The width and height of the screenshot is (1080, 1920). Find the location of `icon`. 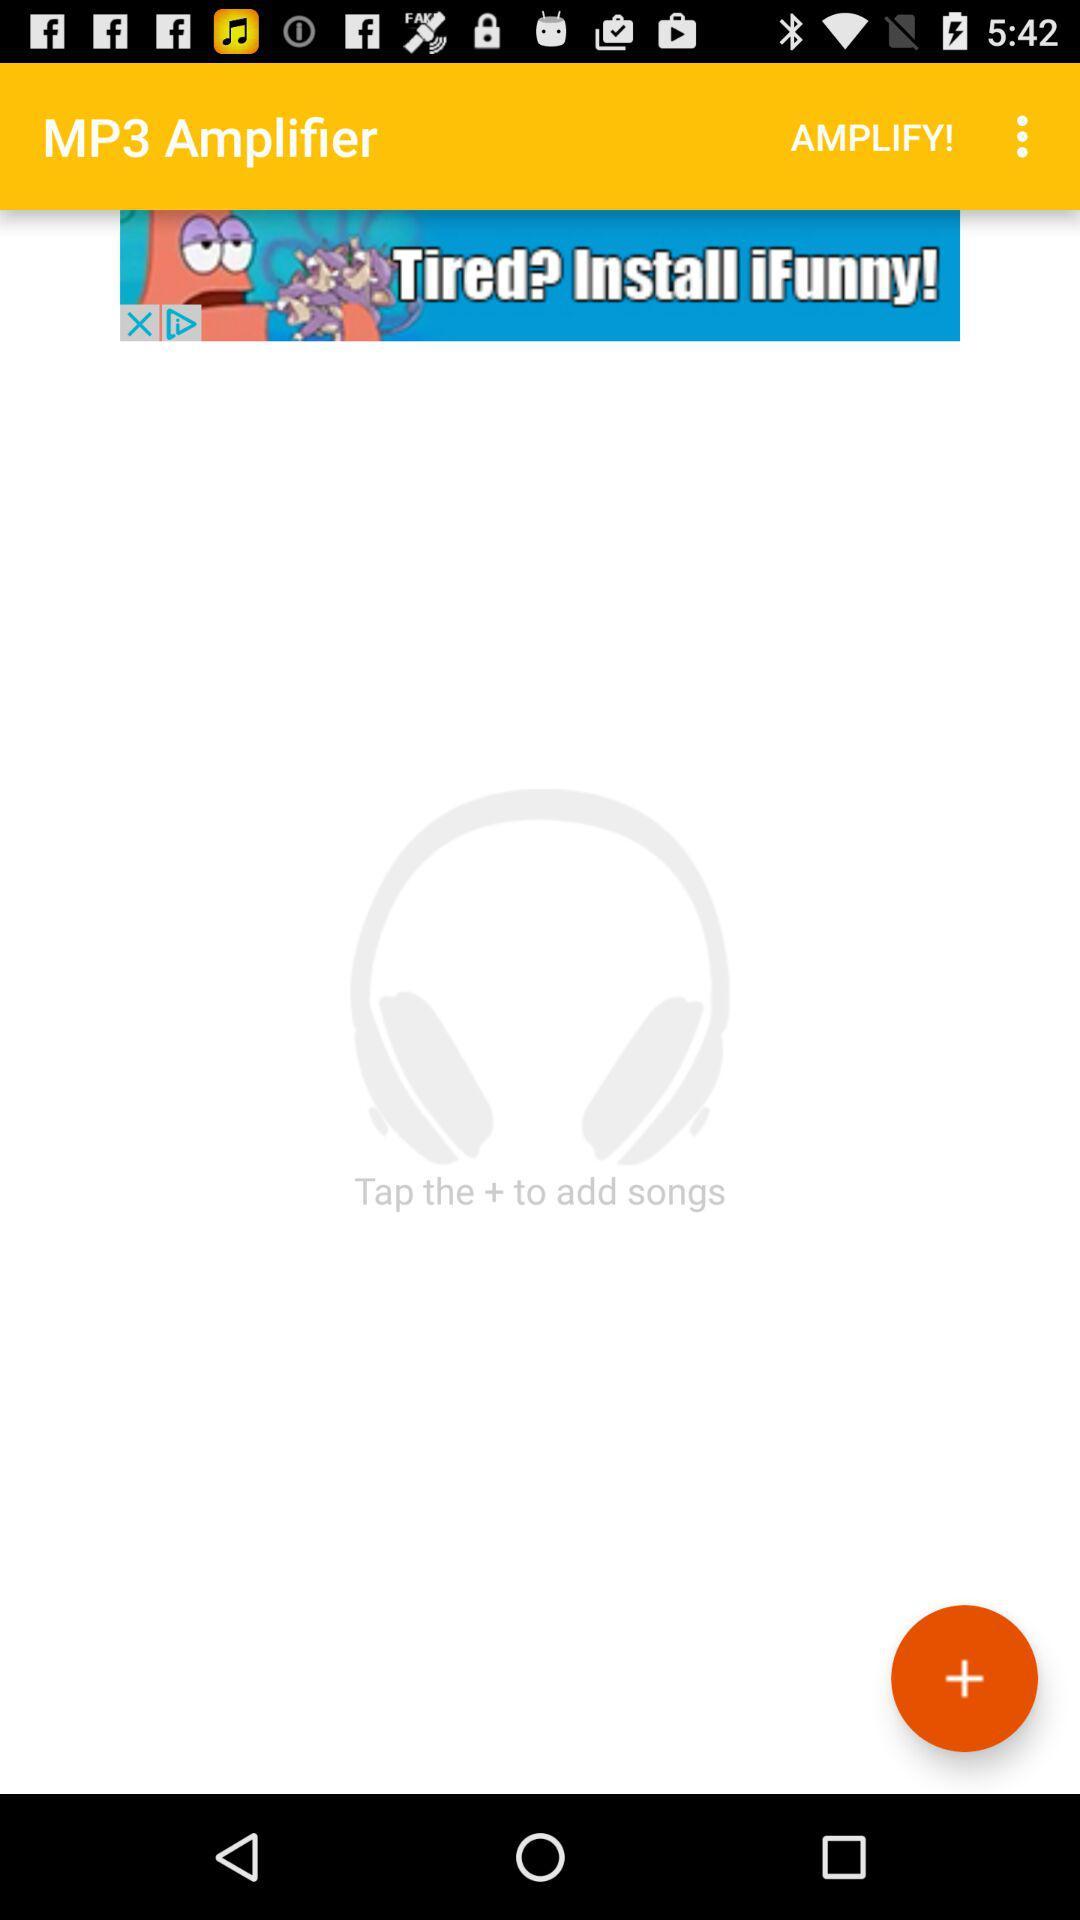

icon is located at coordinates (963, 1678).